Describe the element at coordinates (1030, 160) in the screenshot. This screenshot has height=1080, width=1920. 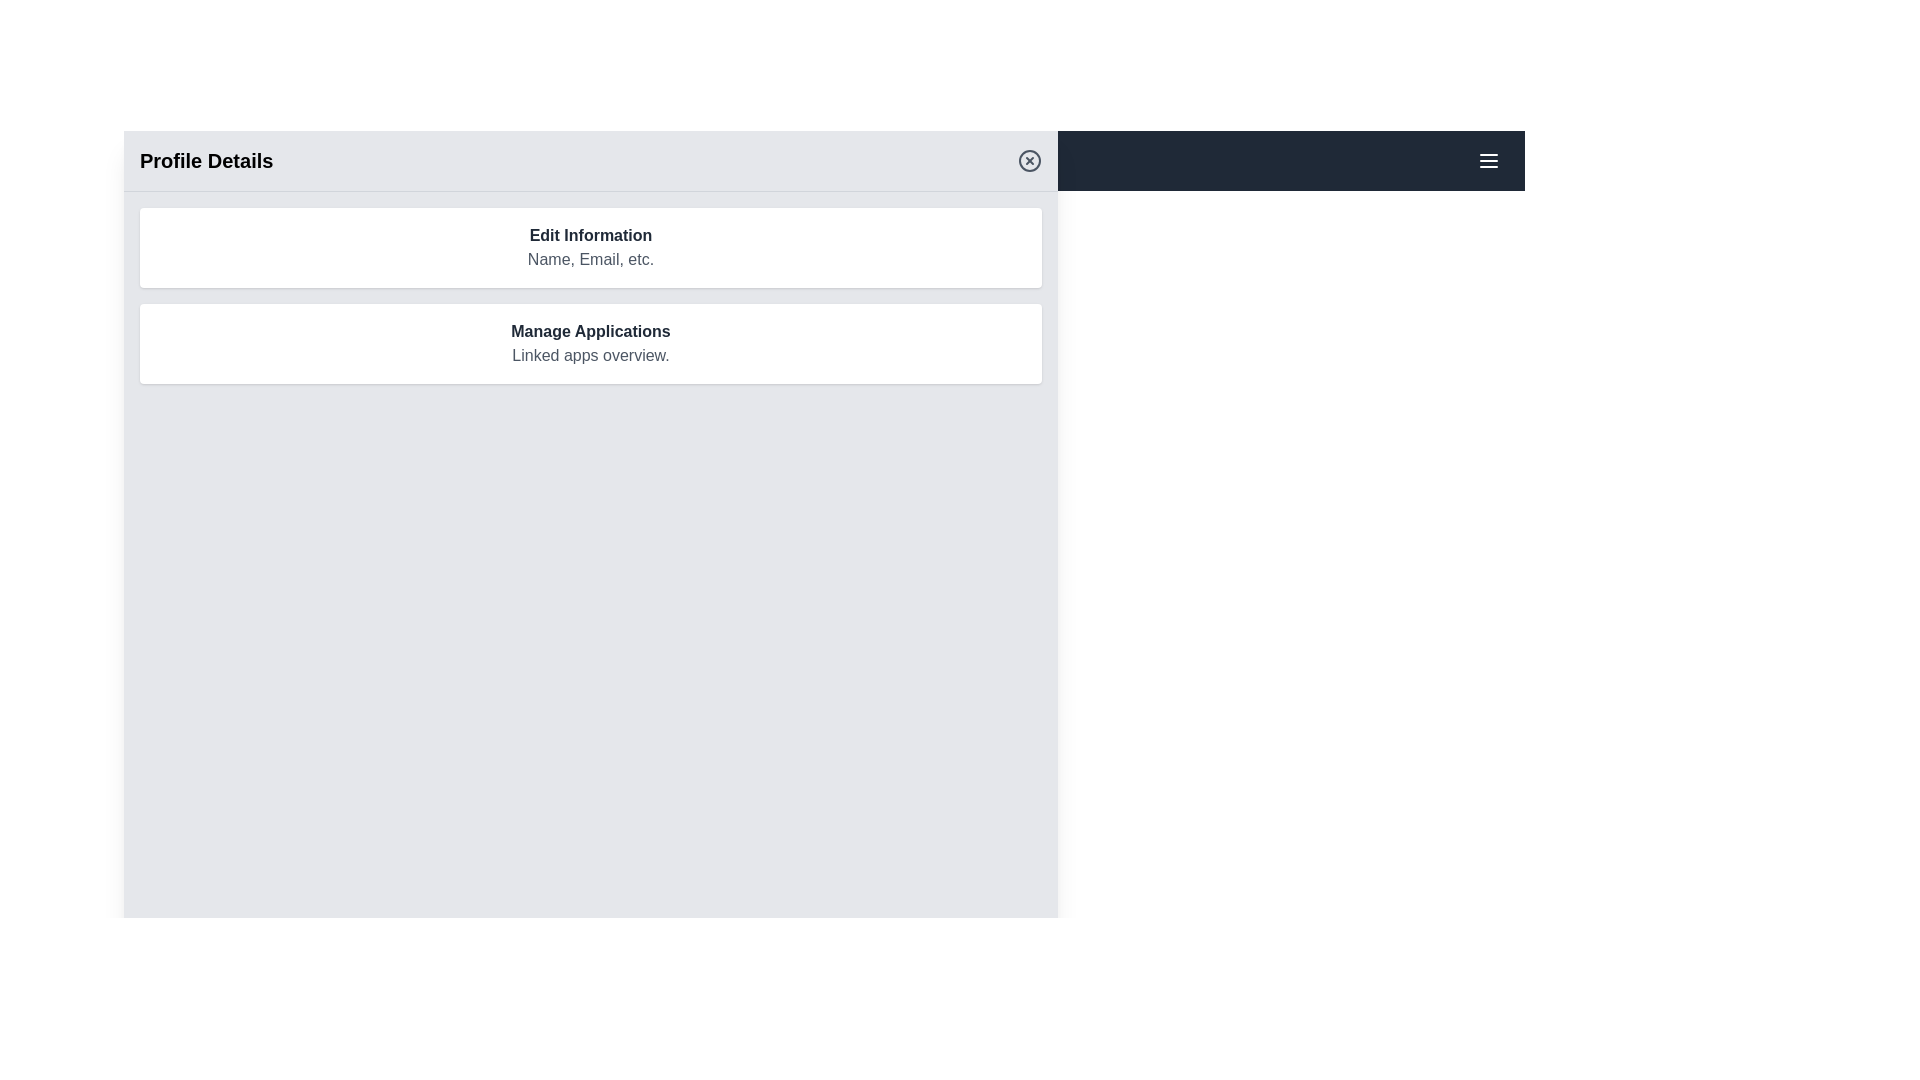
I see `the circular icon with a cross ('X') shape inside it, located at the top-right corner of the profile details section` at that location.